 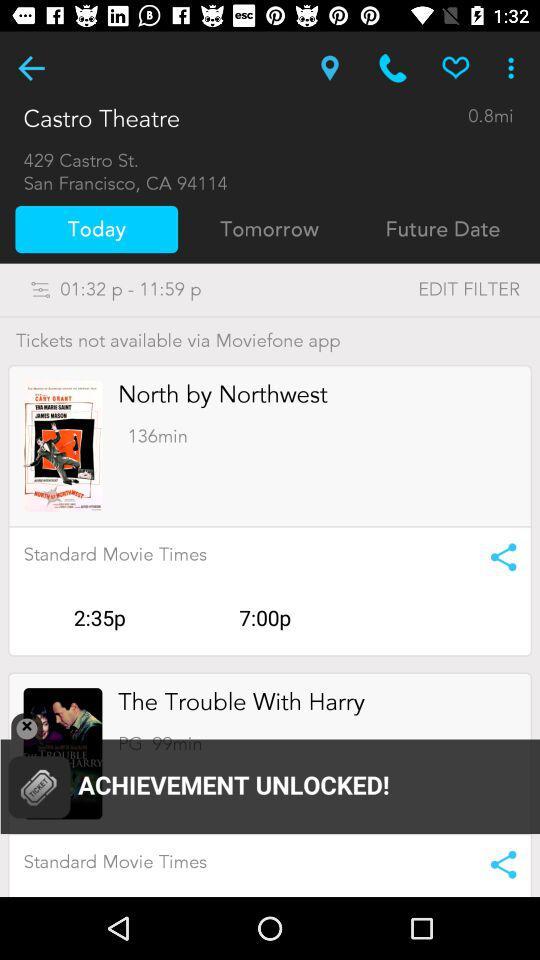 What do you see at coordinates (496, 863) in the screenshot?
I see `setting button` at bounding box center [496, 863].